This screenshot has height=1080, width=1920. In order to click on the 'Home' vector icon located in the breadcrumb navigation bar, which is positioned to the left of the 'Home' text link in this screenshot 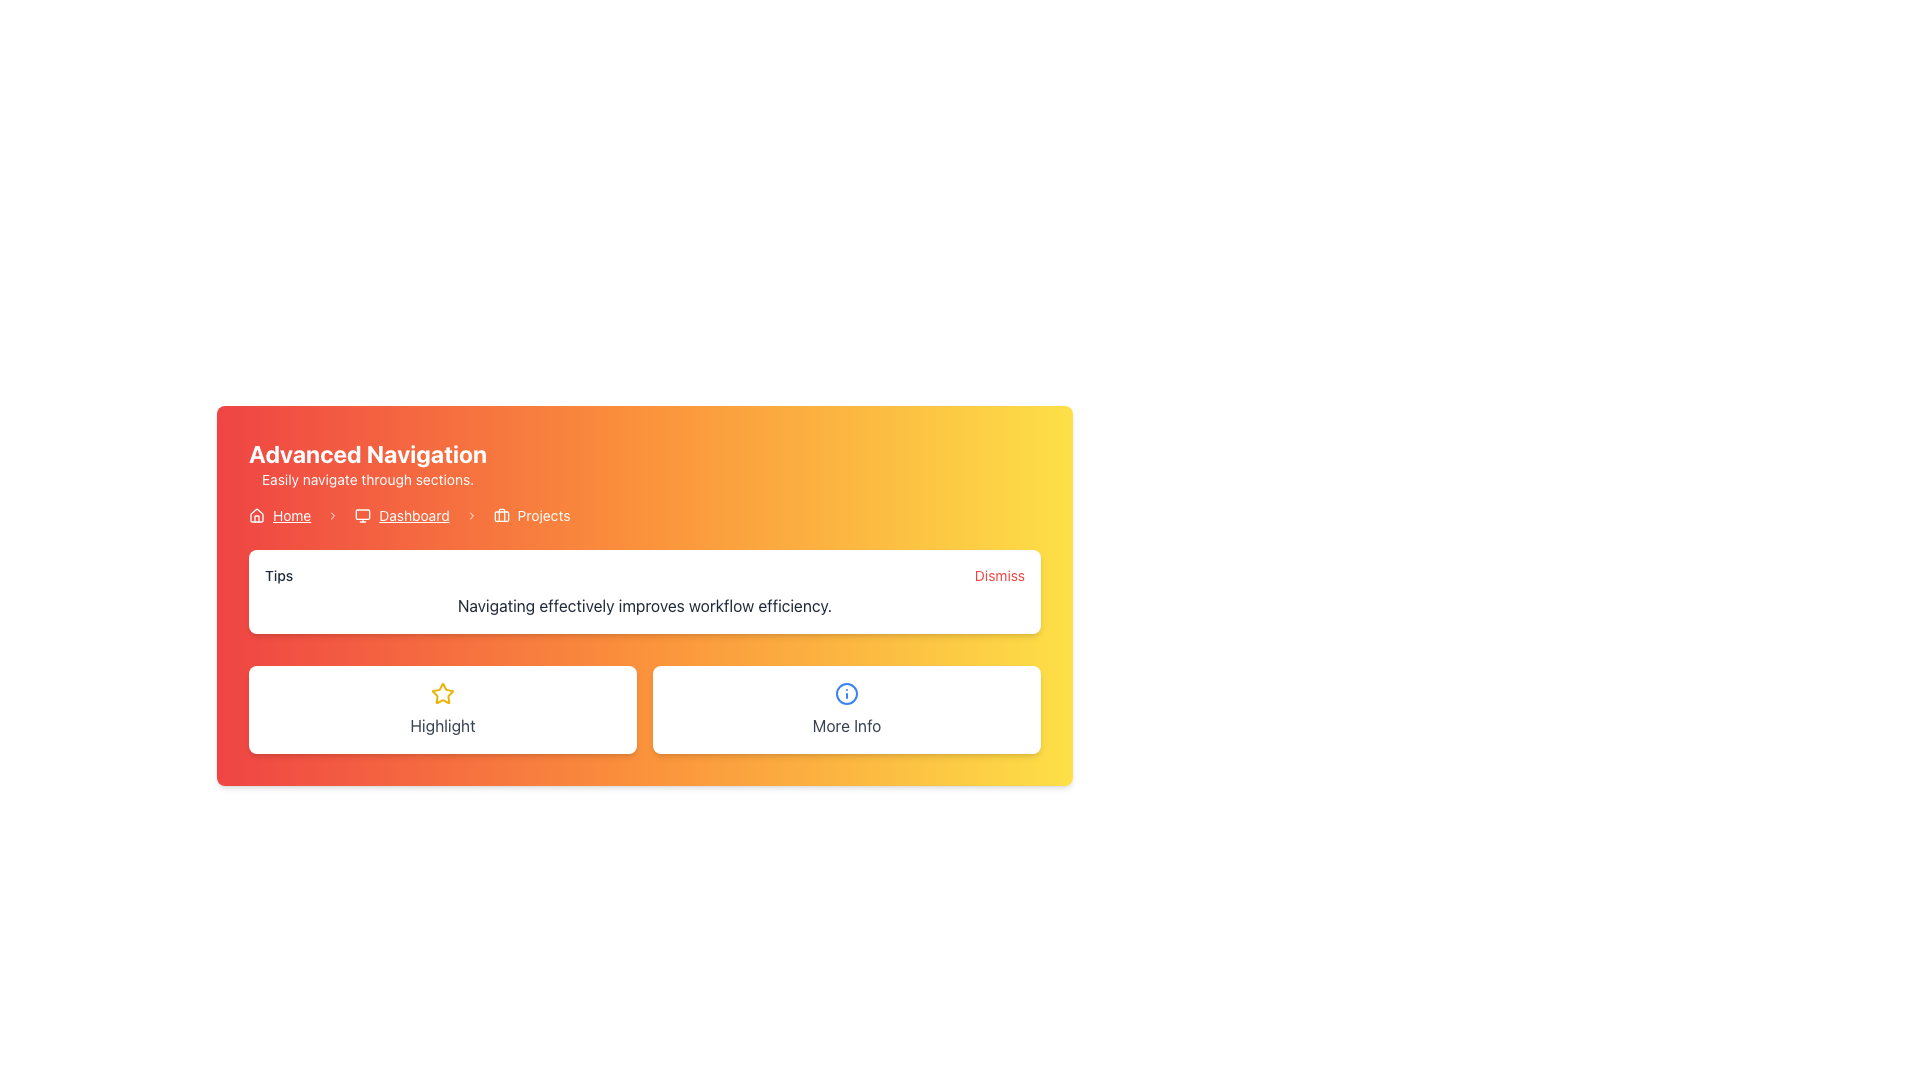, I will do `click(256, 515)`.